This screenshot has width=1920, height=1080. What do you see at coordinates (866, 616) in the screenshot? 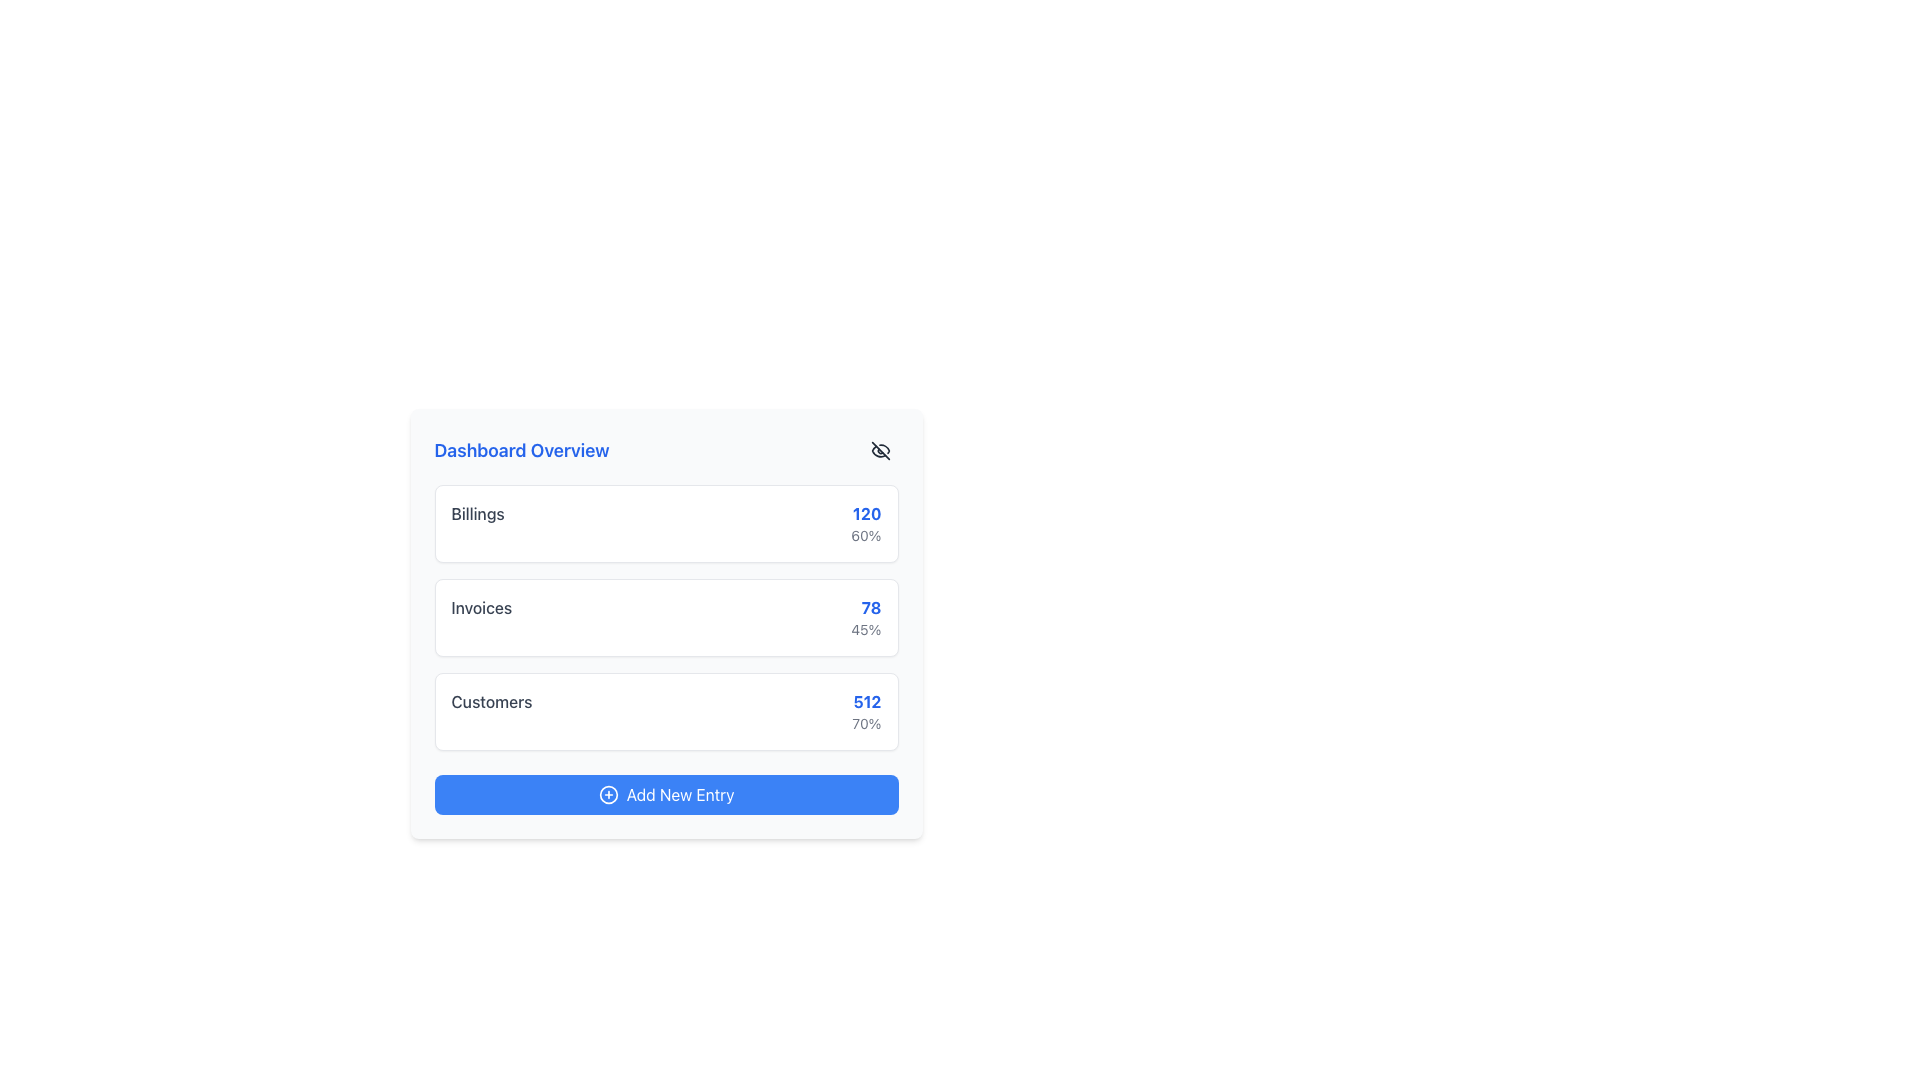
I see `numeric data ('78') and associated percentage ('45%') from the Text-based information widget located in the top right corner of the 'Invoices' card` at bounding box center [866, 616].